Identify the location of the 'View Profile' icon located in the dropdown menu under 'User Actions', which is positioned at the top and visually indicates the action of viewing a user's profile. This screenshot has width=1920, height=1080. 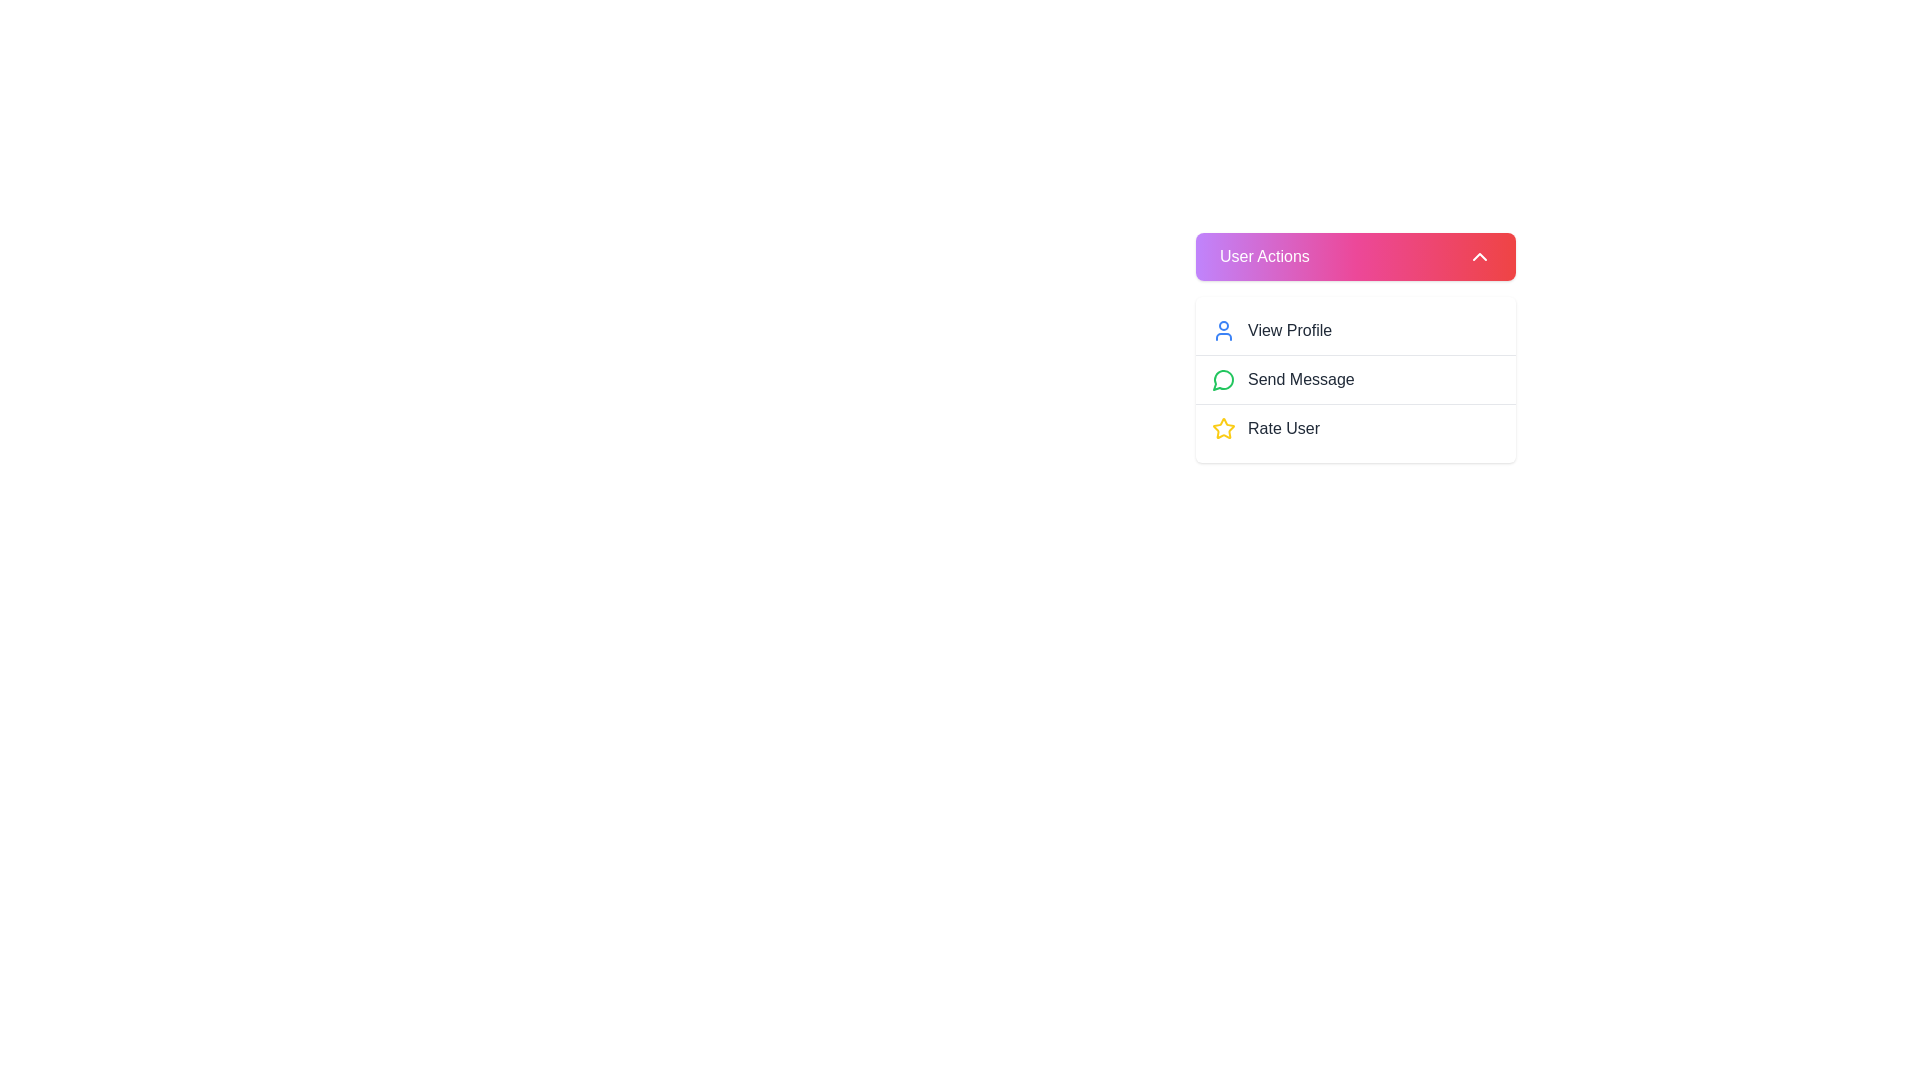
(1223, 330).